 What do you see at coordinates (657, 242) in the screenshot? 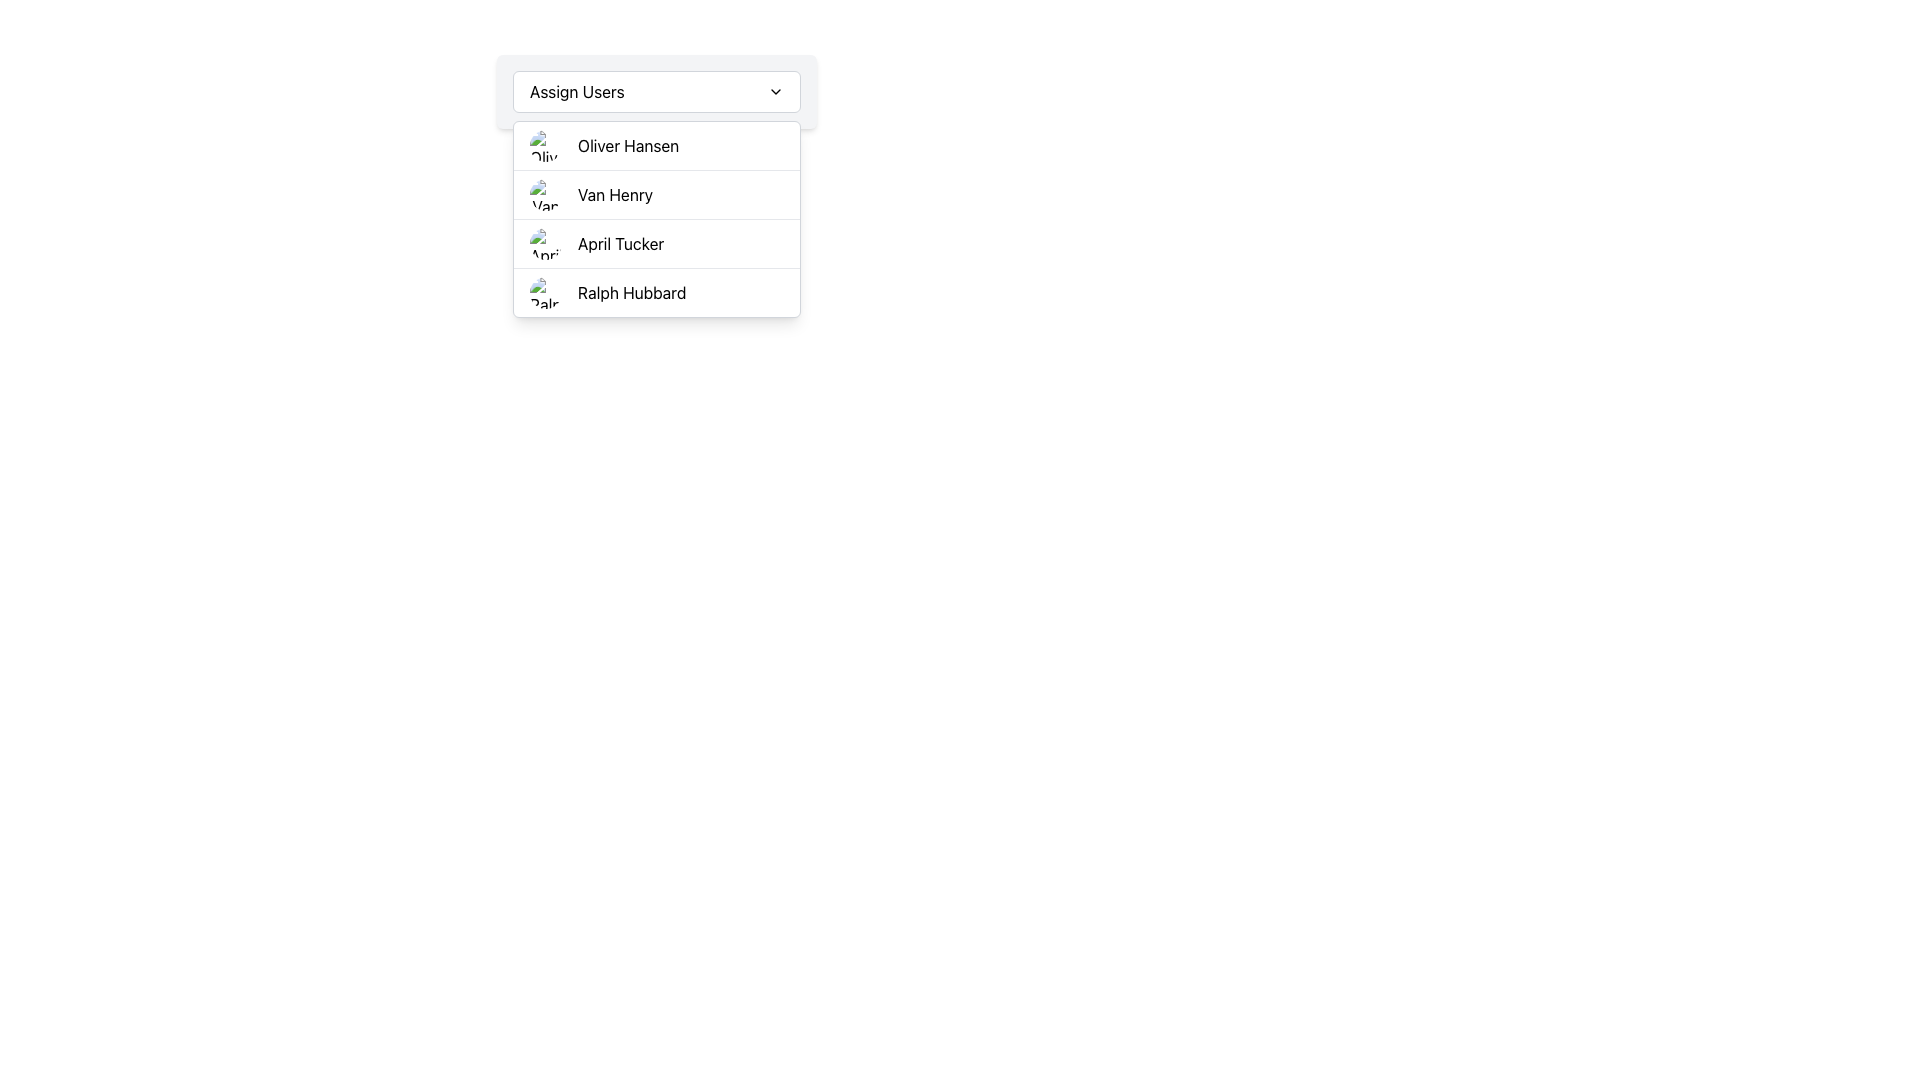
I see `to select the third item in the dropdown list menu` at bounding box center [657, 242].